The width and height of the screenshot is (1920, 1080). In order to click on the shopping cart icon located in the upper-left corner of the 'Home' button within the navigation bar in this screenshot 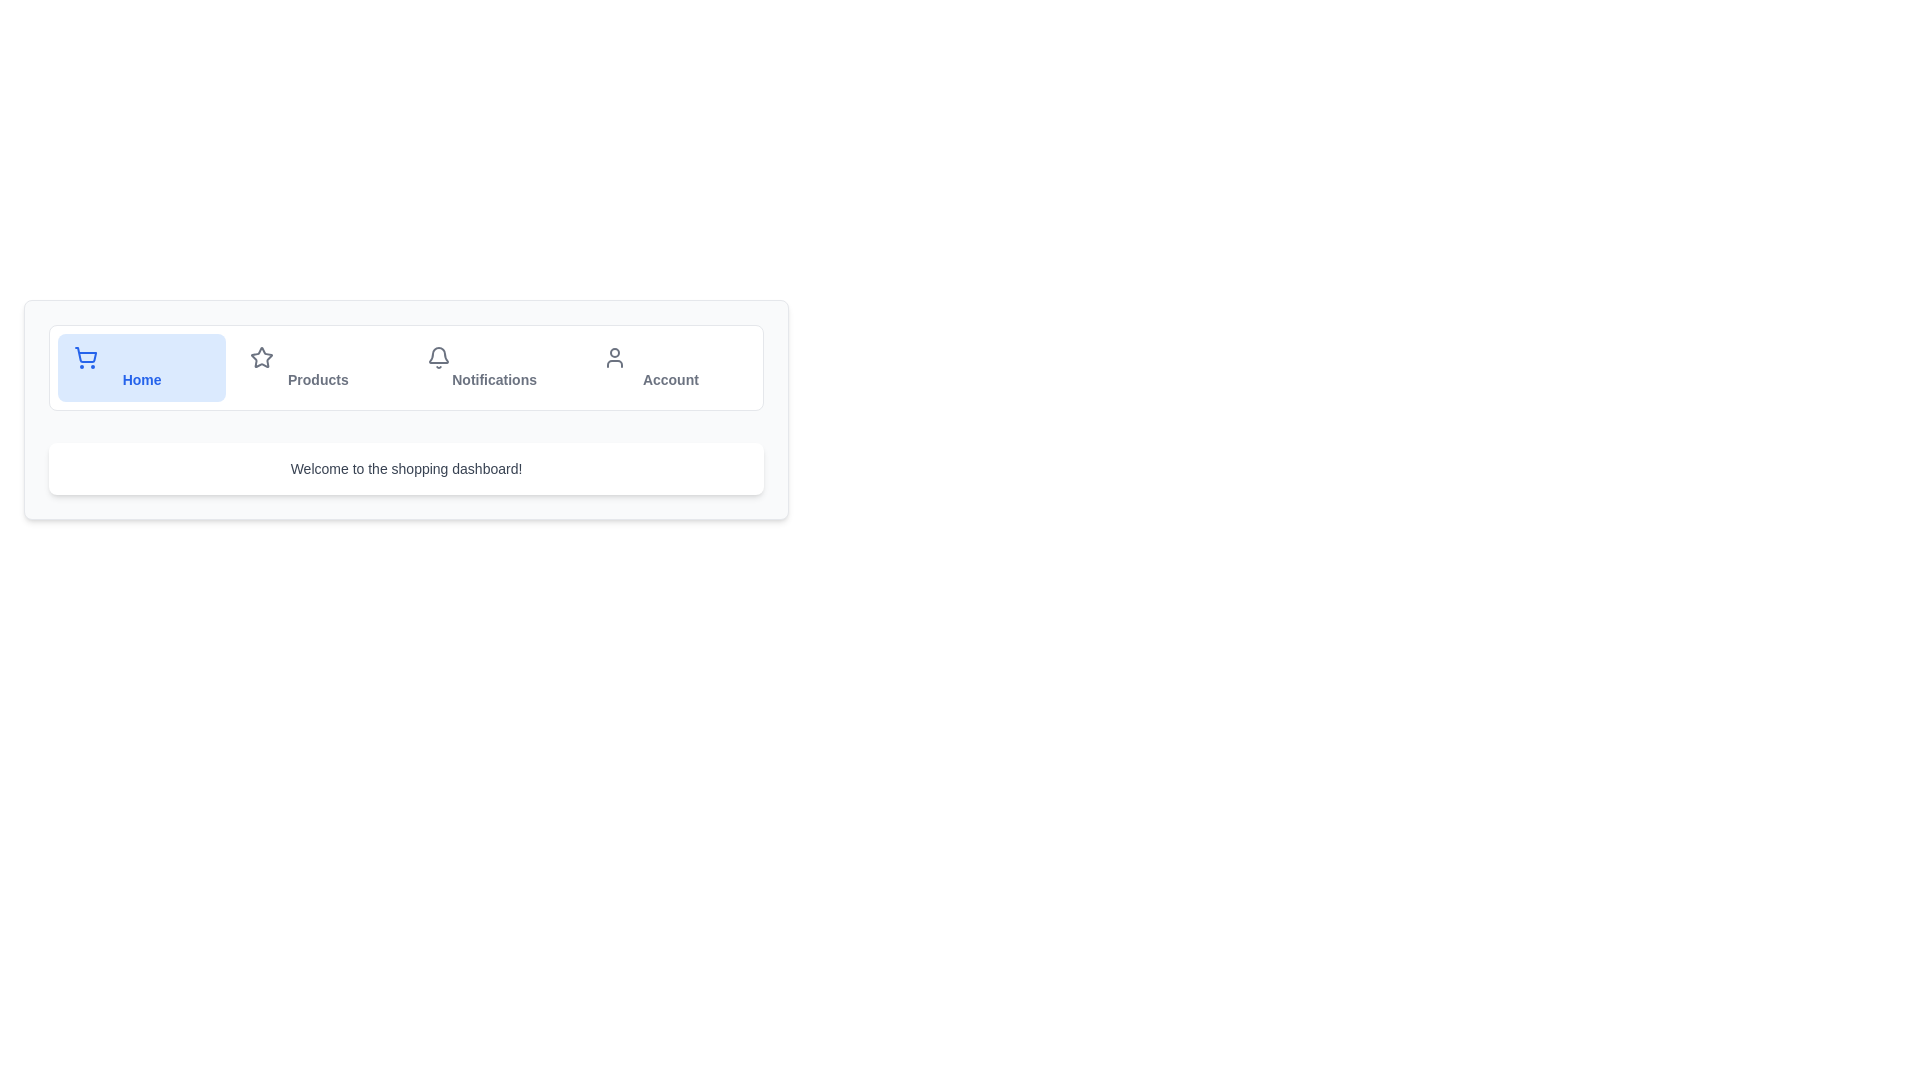, I will do `click(85, 357)`.